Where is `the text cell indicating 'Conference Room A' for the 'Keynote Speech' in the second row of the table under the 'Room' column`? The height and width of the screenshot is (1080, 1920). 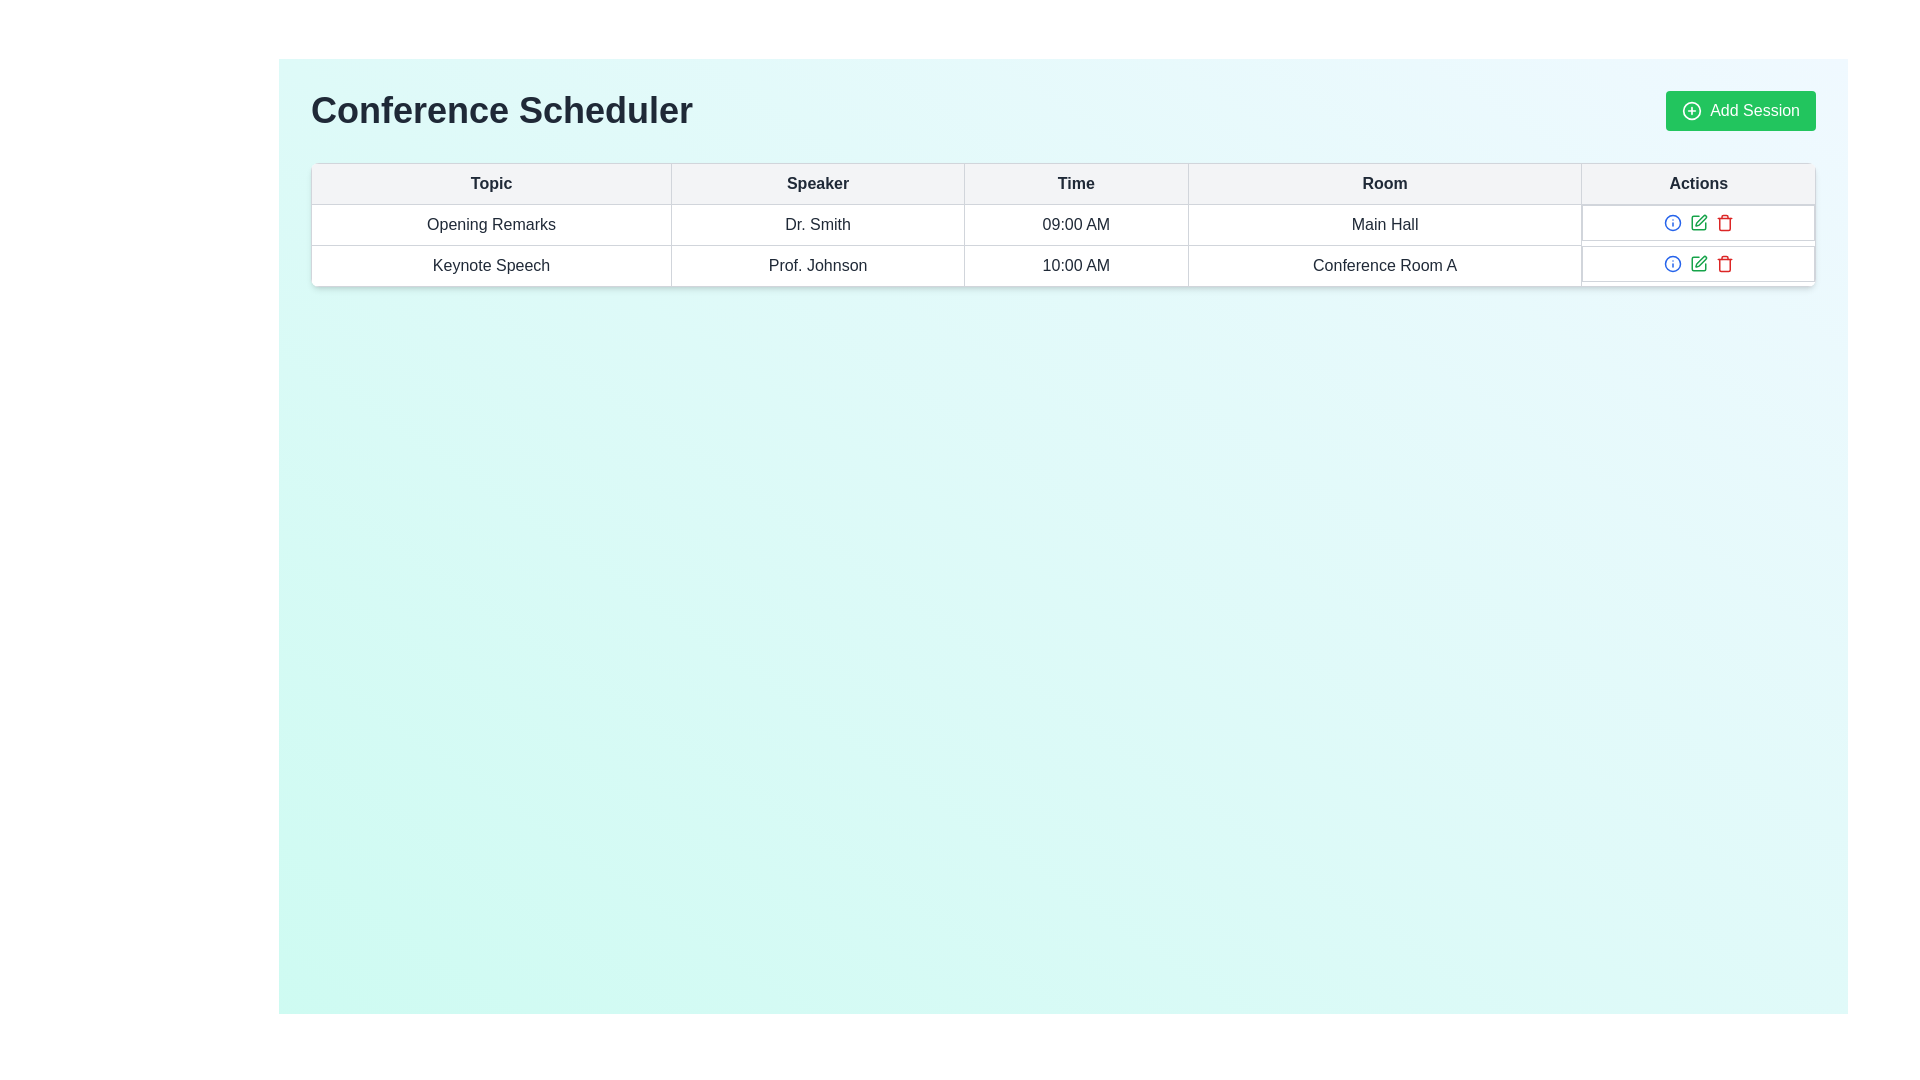
the text cell indicating 'Conference Room A' for the 'Keynote Speech' in the second row of the table under the 'Room' column is located at coordinates (1384, 265).